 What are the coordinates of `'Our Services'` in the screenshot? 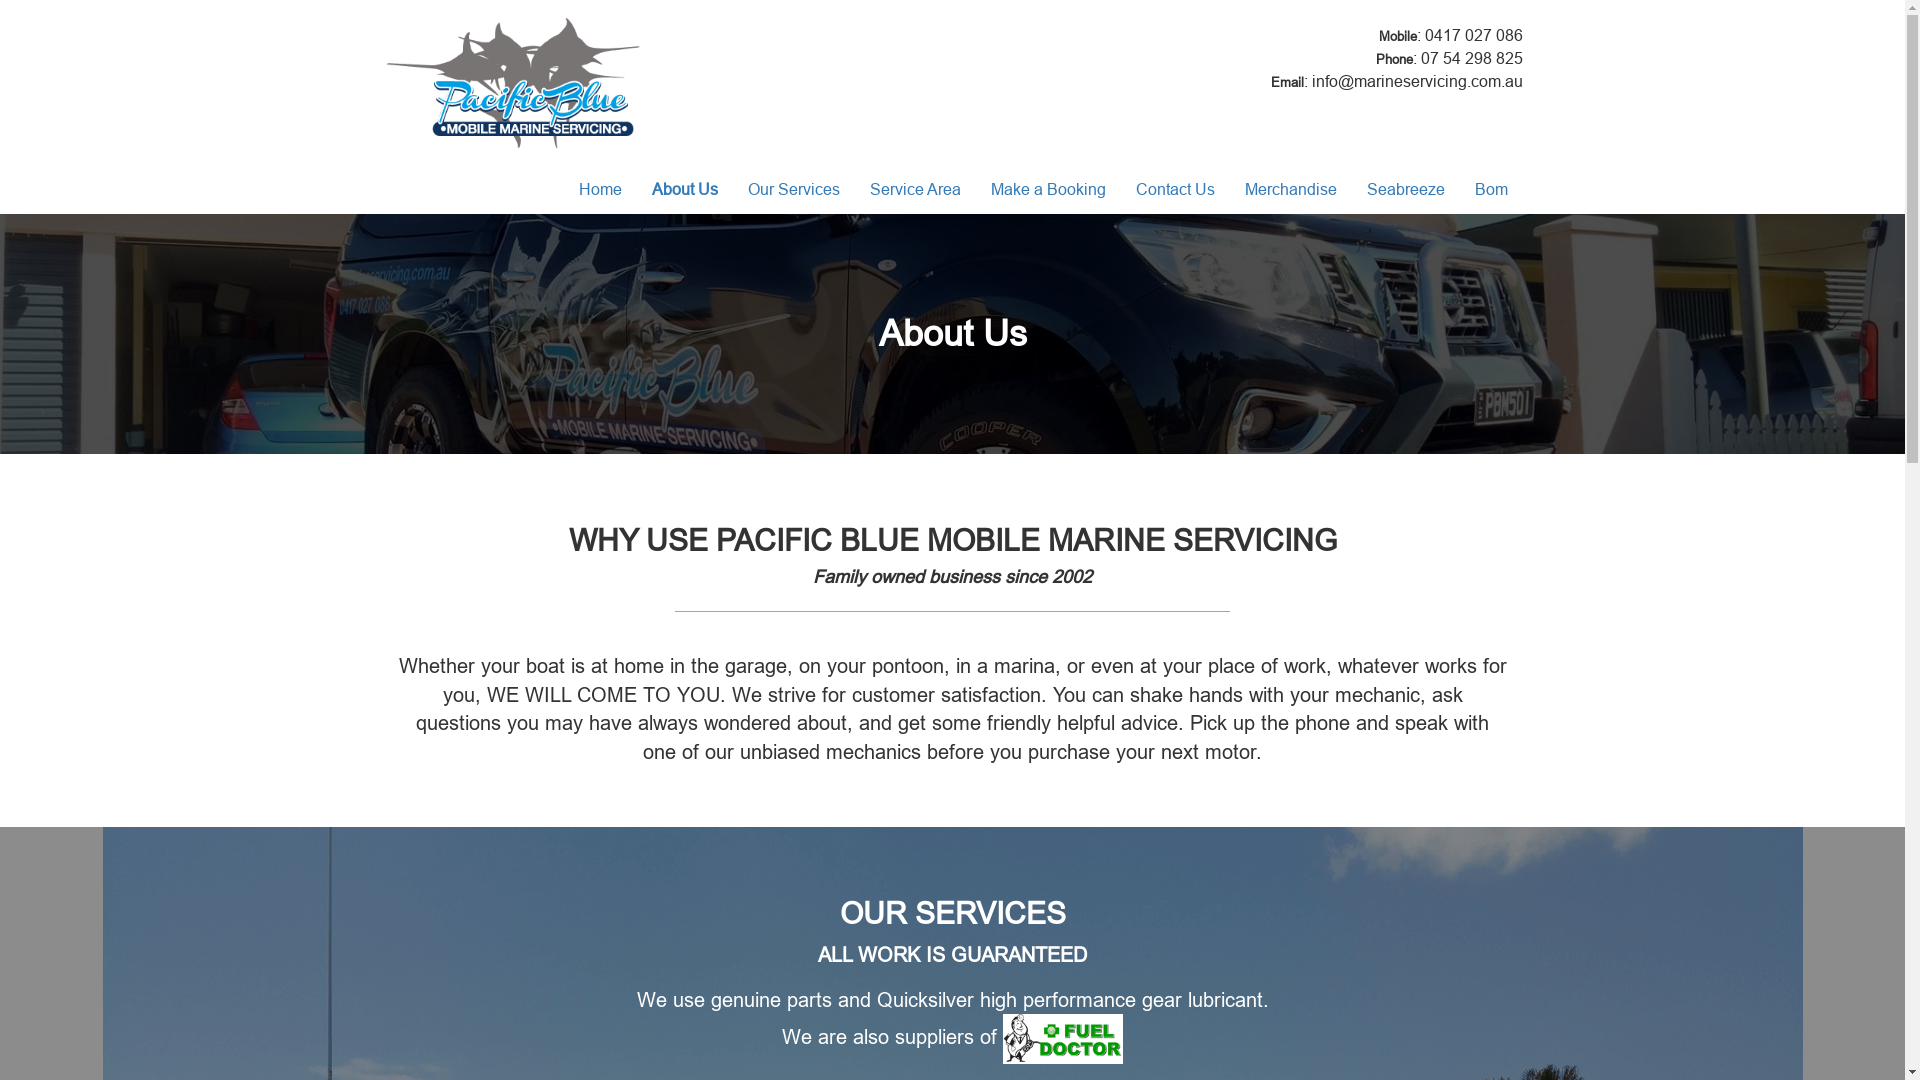 It's located at (791, 189).